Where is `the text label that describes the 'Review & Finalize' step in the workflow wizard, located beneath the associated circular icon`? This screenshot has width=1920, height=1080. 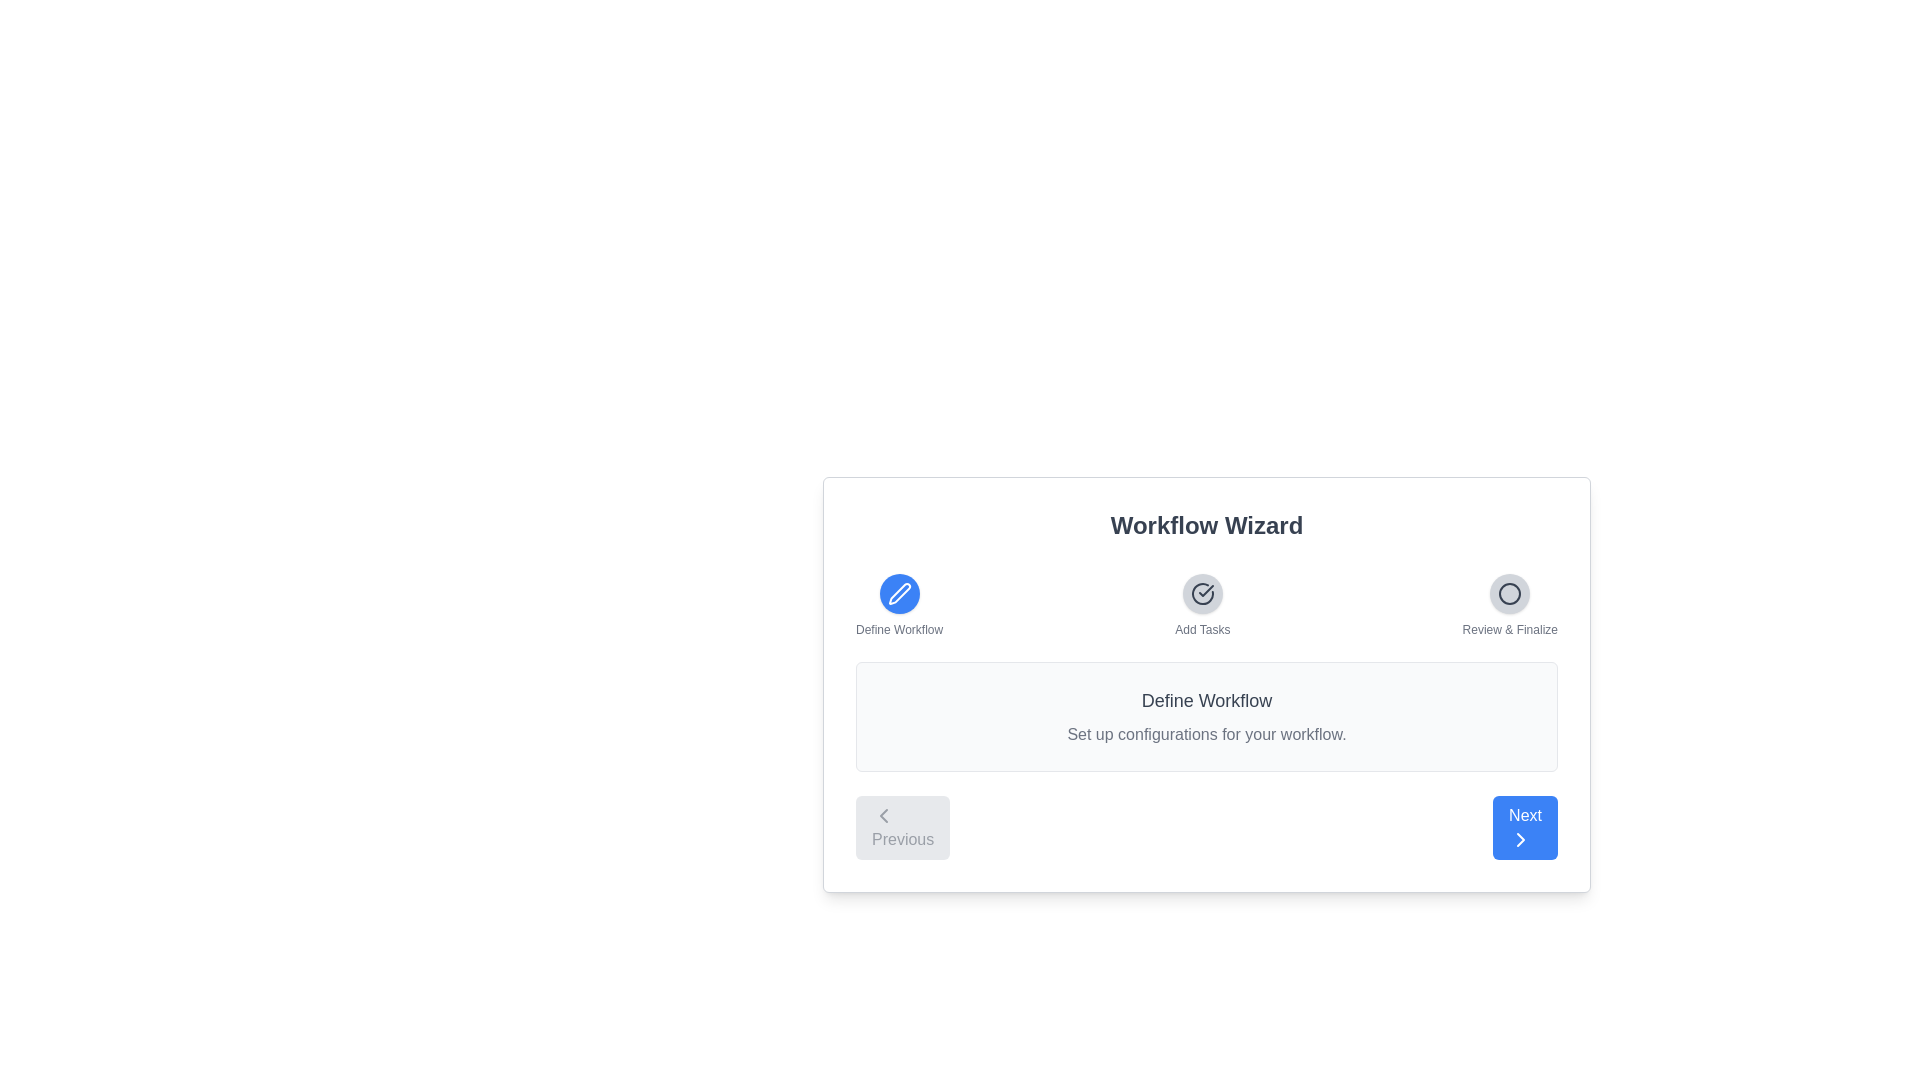
the text label that describes the 'Review & Finalize' step in the workflow wizard, located beneath the associated circular icon is located at coordinates (1510, 628).